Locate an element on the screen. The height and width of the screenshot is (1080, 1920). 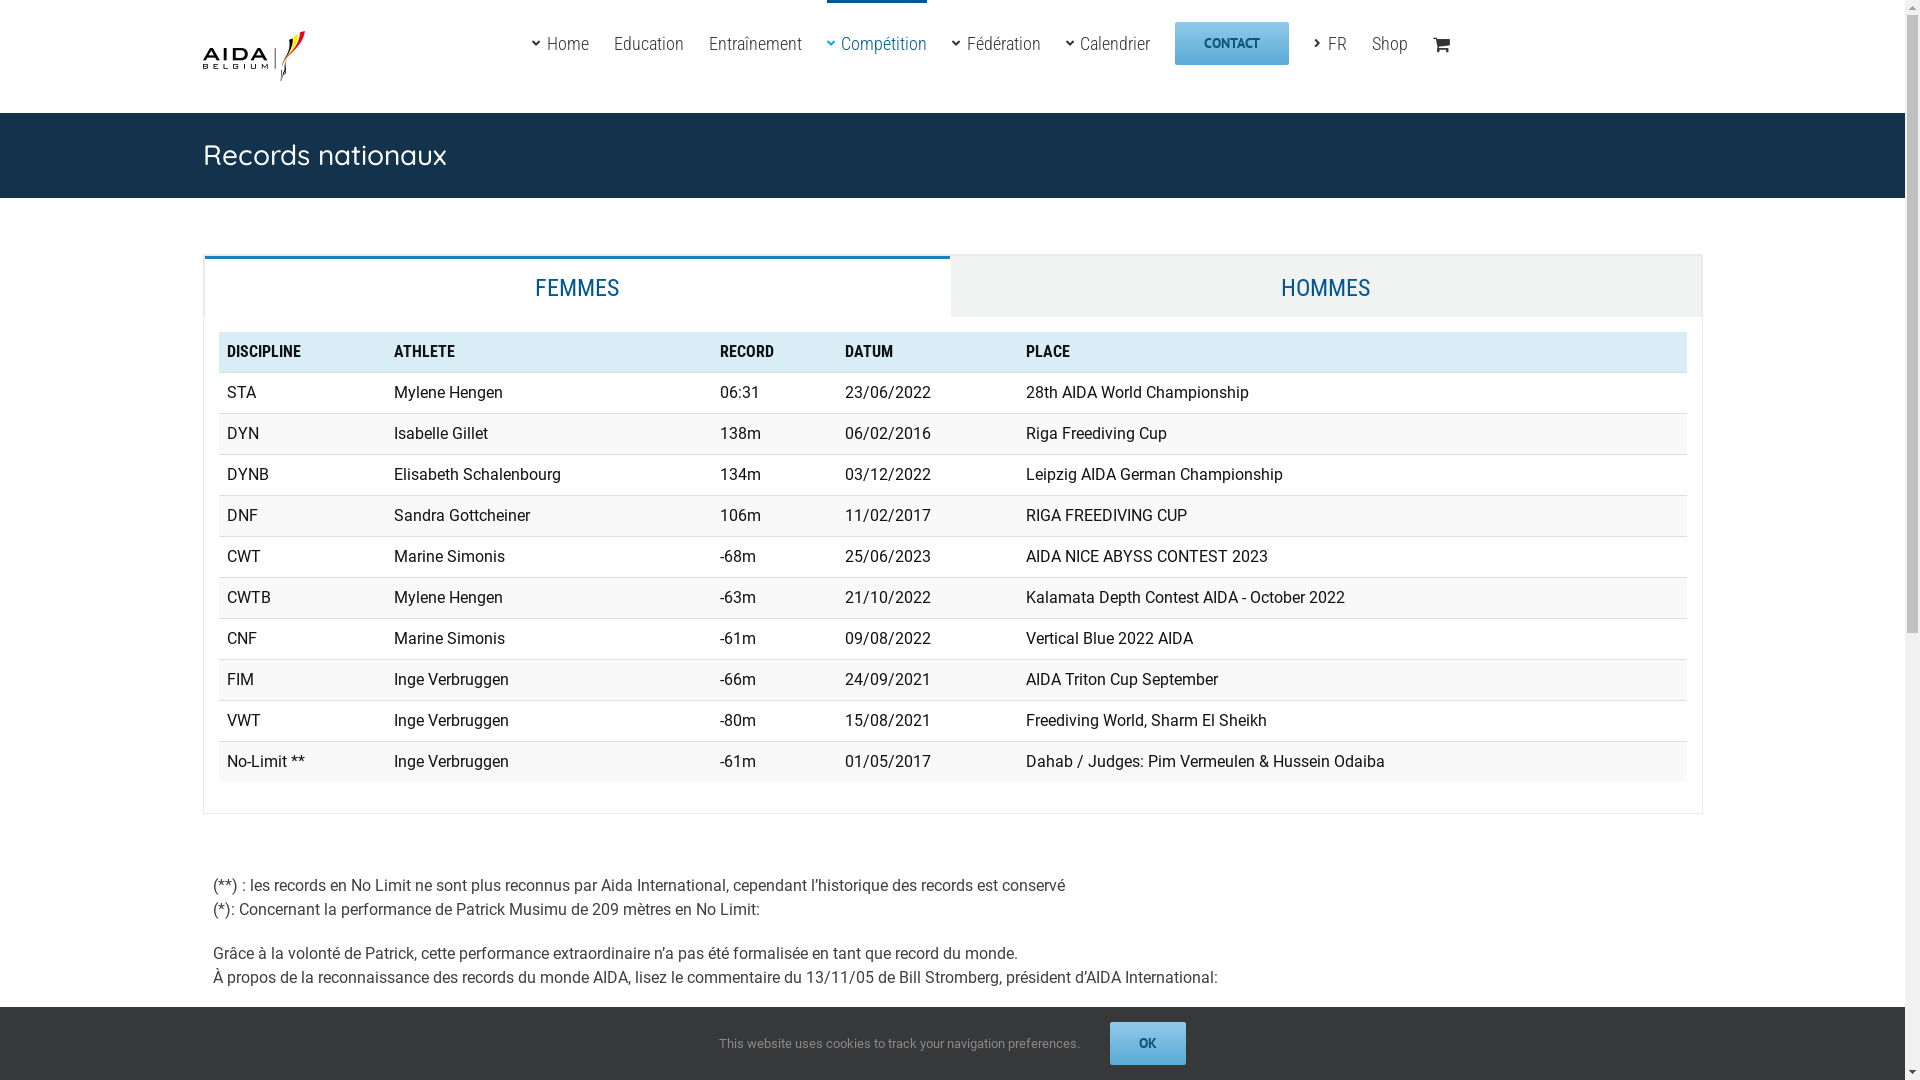
'HOMMES' is located at coordinates (1324, 286).